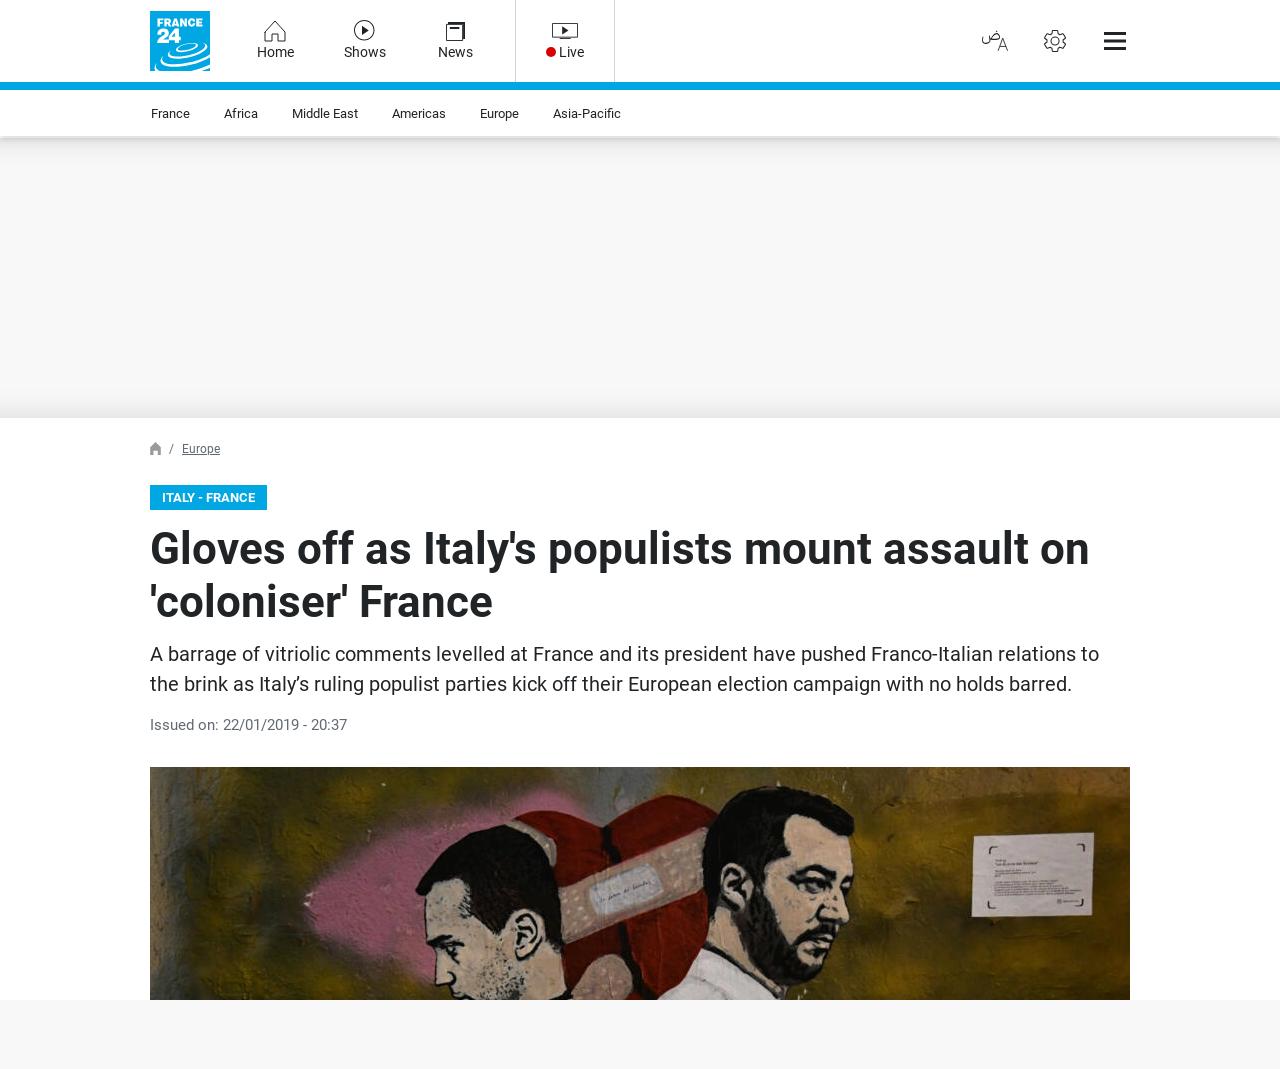  What do you see at coordinates (147, 124) in the screenshot?
I see `'France Médias Monde websites'` at bounding box center [147, 124].